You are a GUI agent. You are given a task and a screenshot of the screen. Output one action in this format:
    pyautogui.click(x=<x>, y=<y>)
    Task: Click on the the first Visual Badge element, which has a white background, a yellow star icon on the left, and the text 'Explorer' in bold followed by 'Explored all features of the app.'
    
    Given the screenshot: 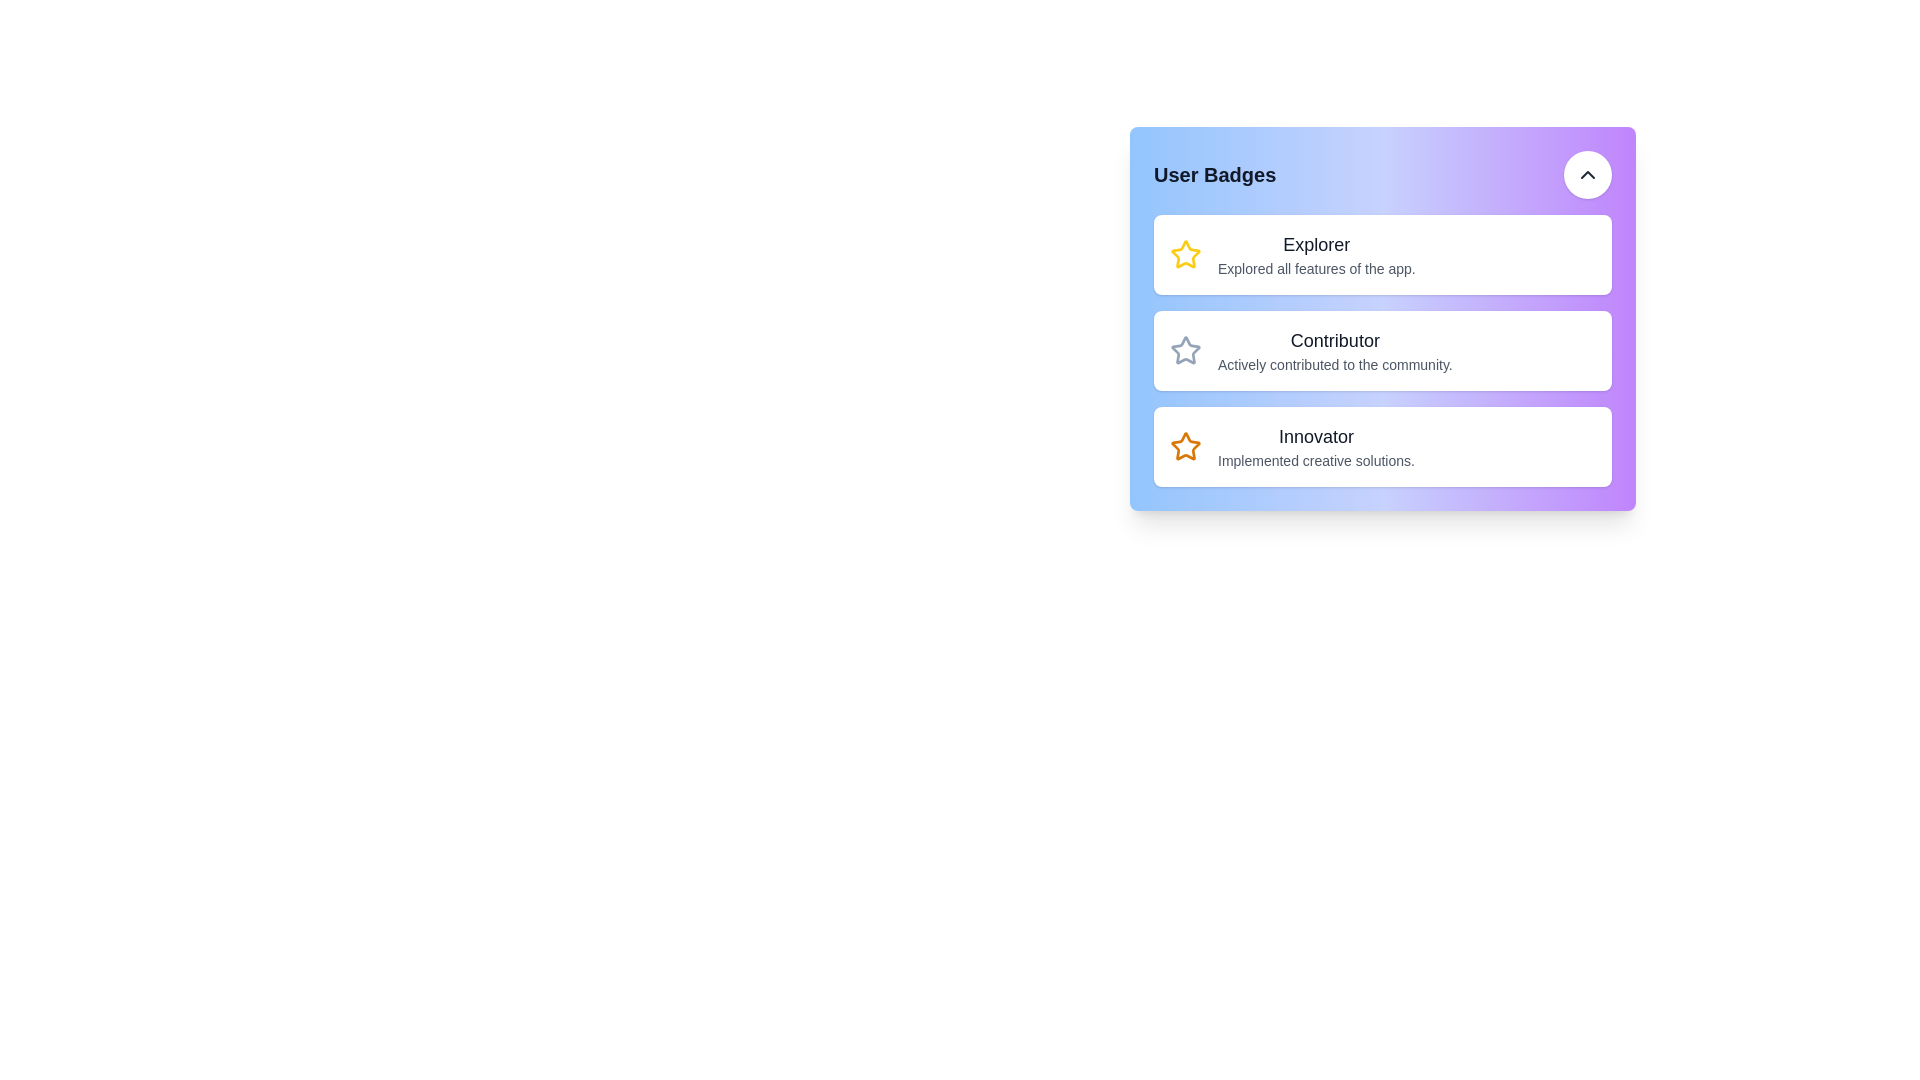 What is the action you would take?
    pyautogui.click(x=1381, y=253)
    